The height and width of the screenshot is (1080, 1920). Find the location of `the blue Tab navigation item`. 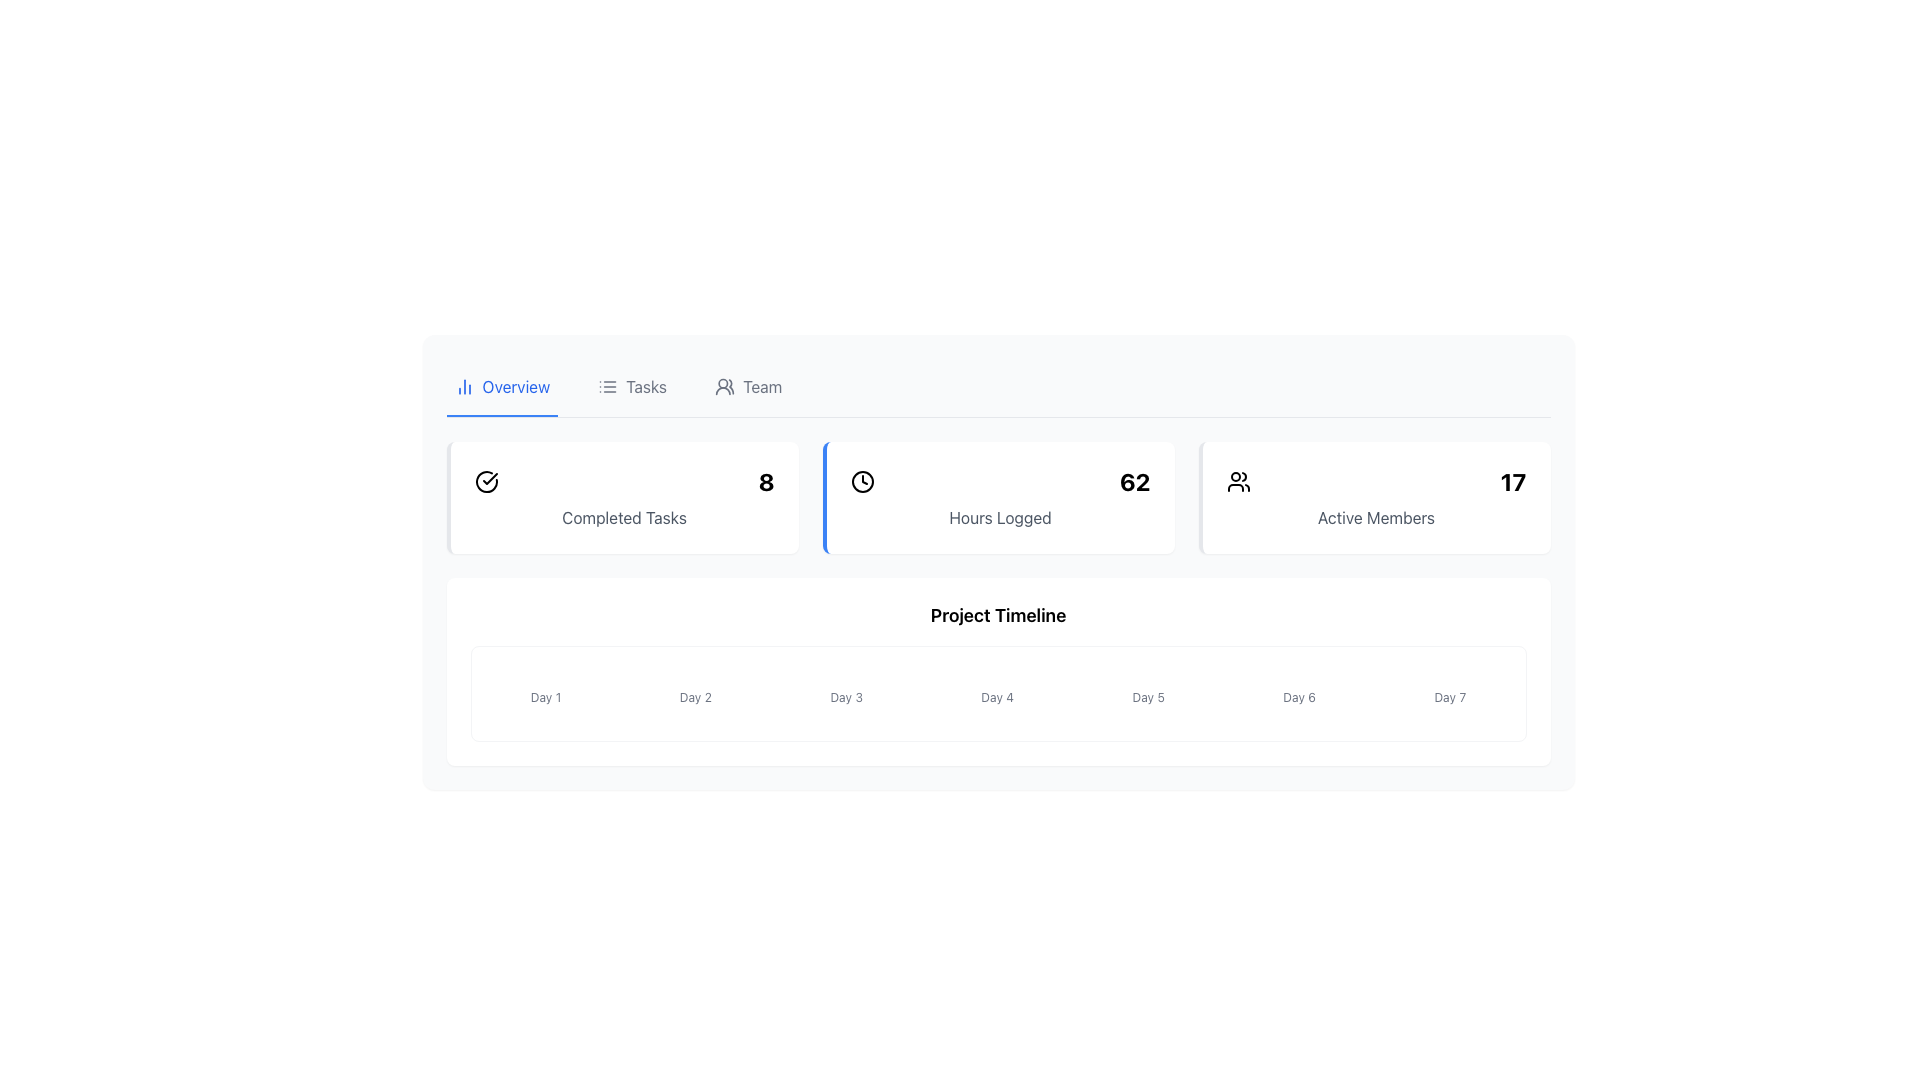

the blue Tab navigation item is located at coordinates (502, 388).